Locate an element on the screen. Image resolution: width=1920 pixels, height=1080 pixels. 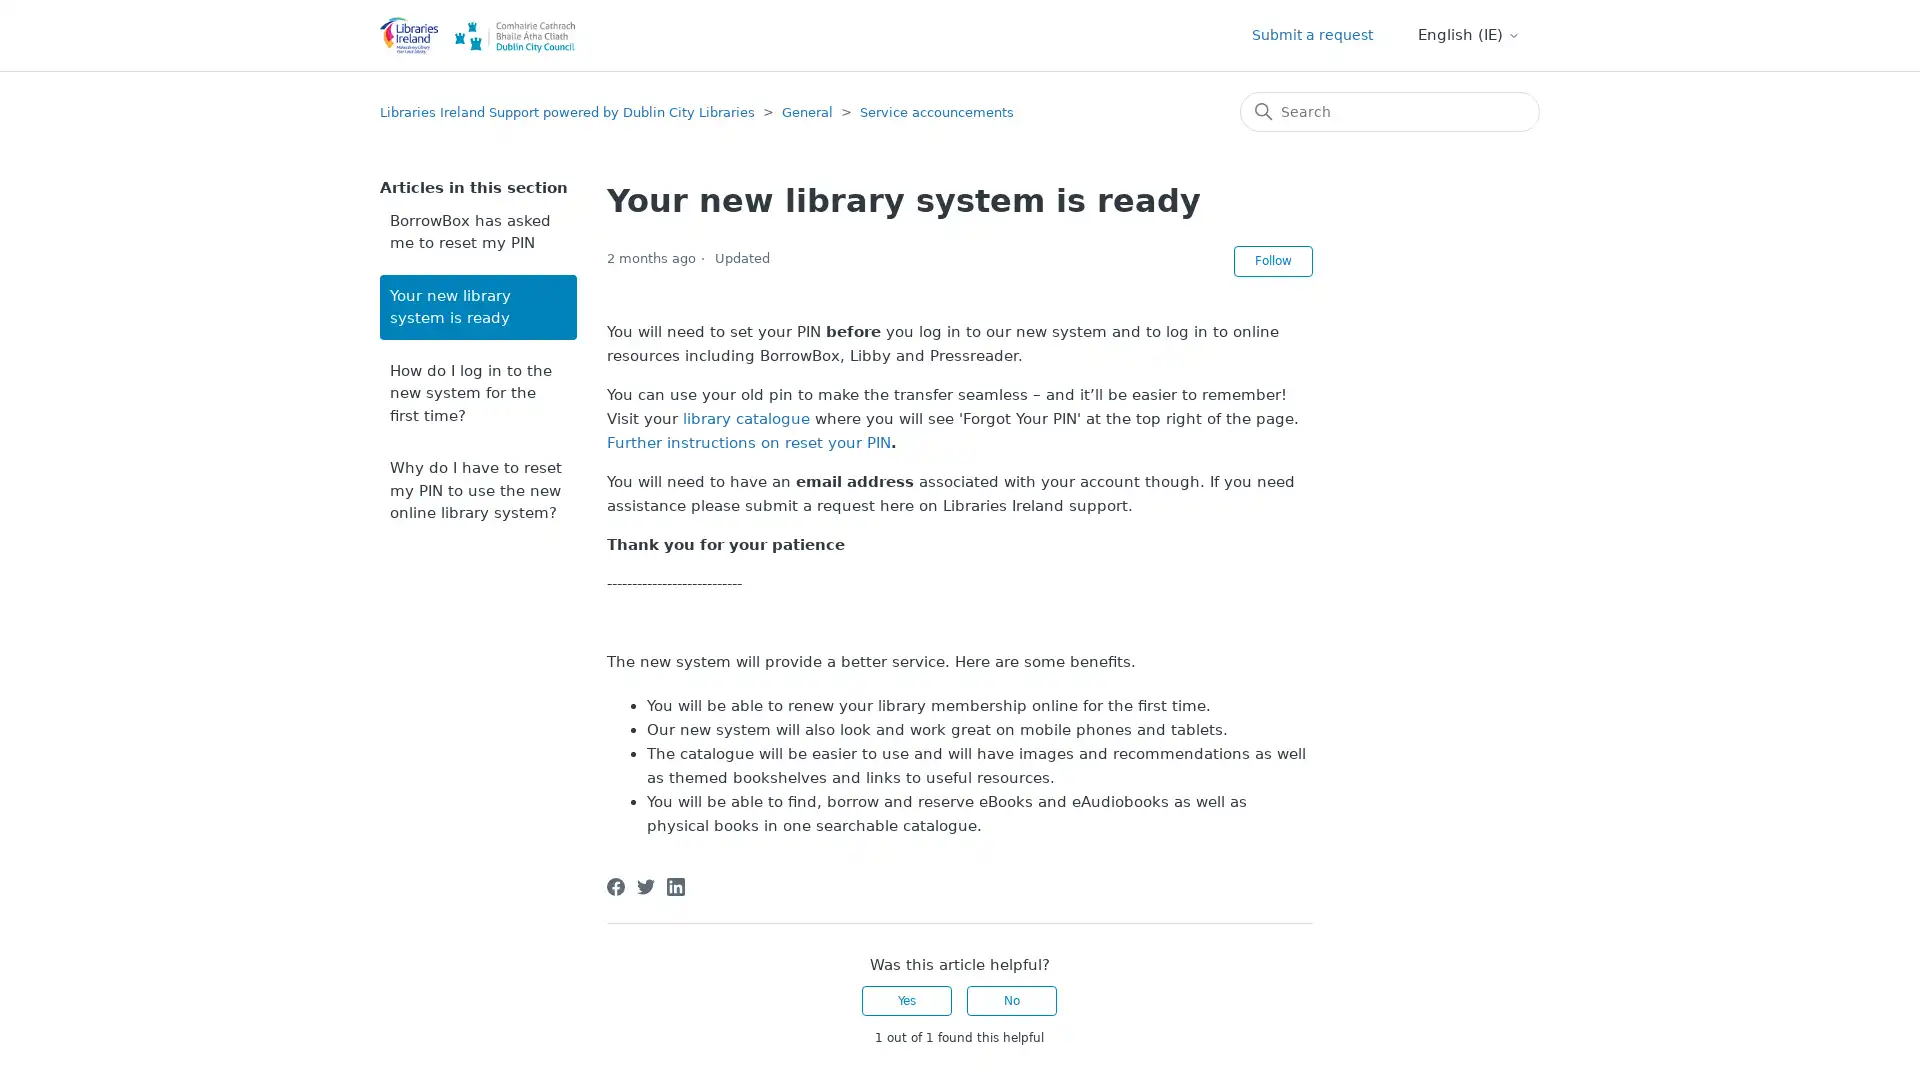
This article was helpful is located at coordinates (906, 1001).